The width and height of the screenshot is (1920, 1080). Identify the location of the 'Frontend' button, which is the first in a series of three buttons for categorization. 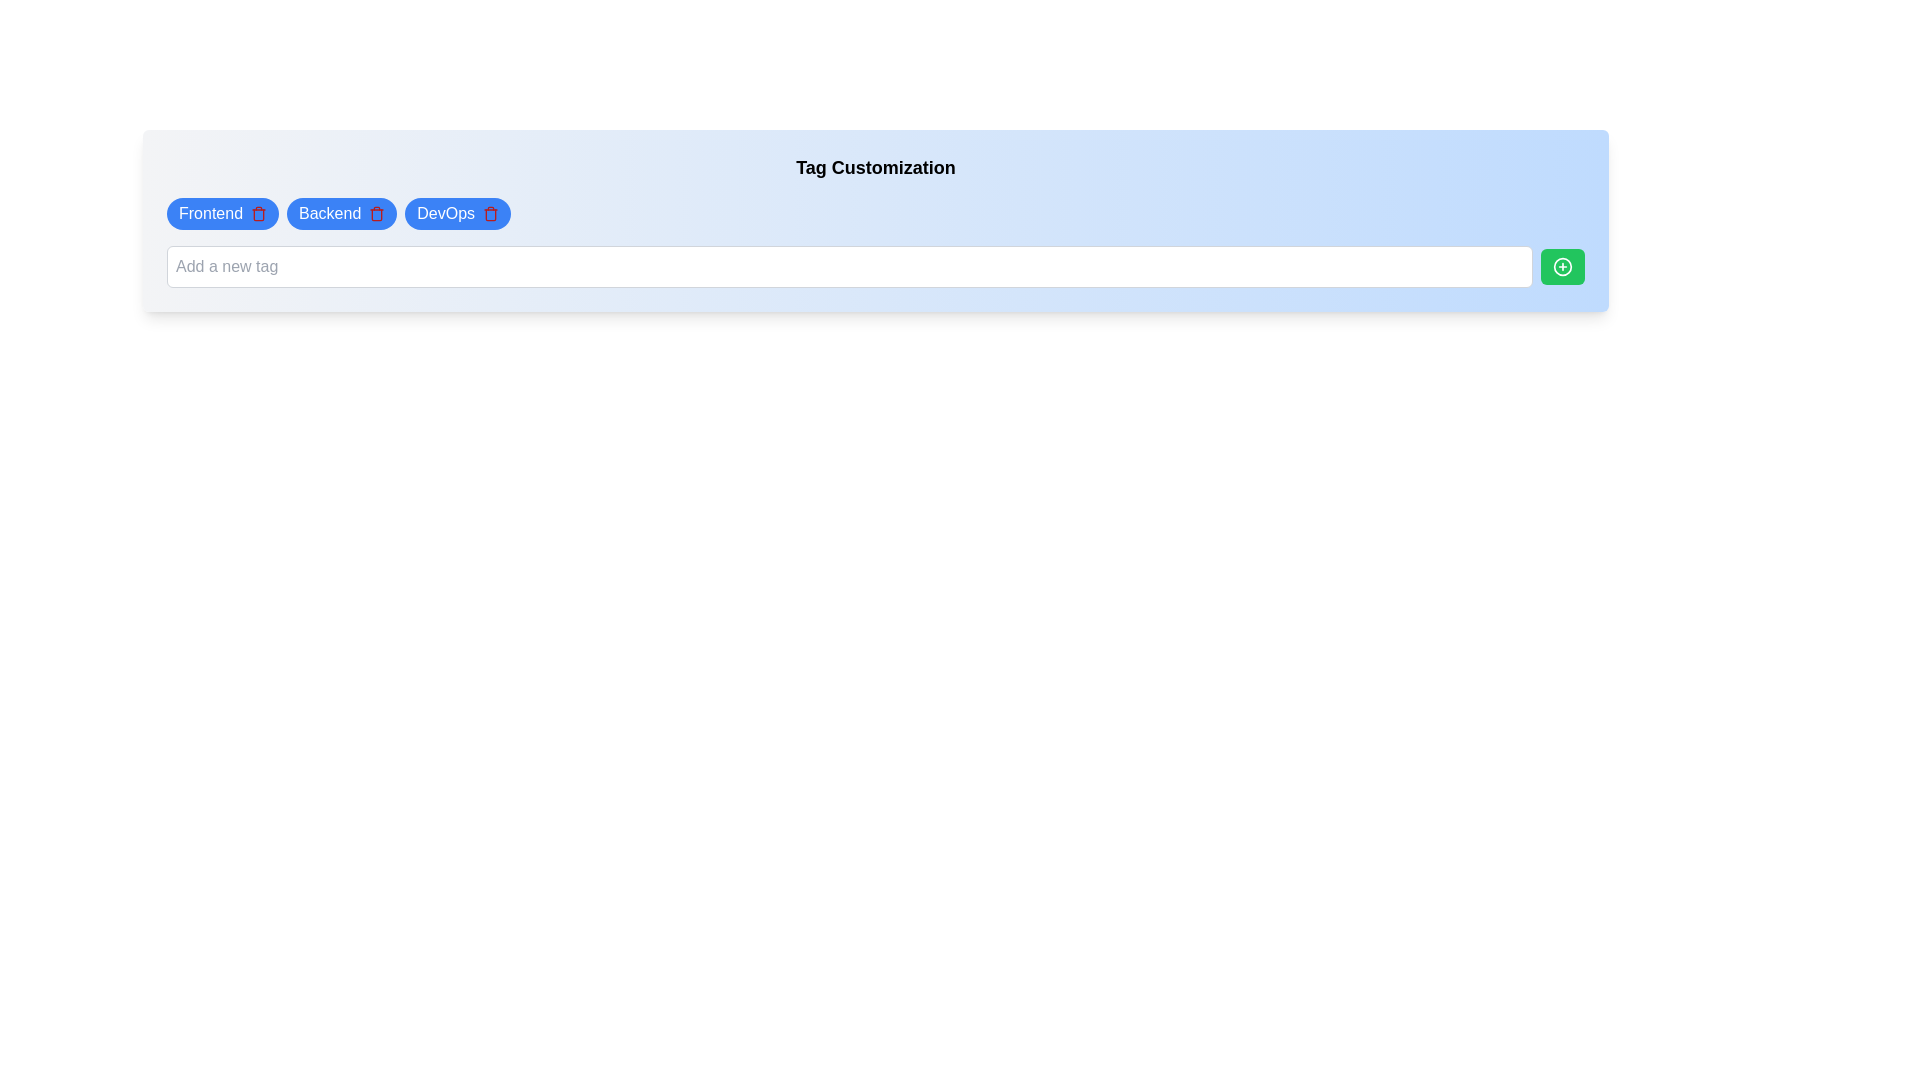
(223, 213).